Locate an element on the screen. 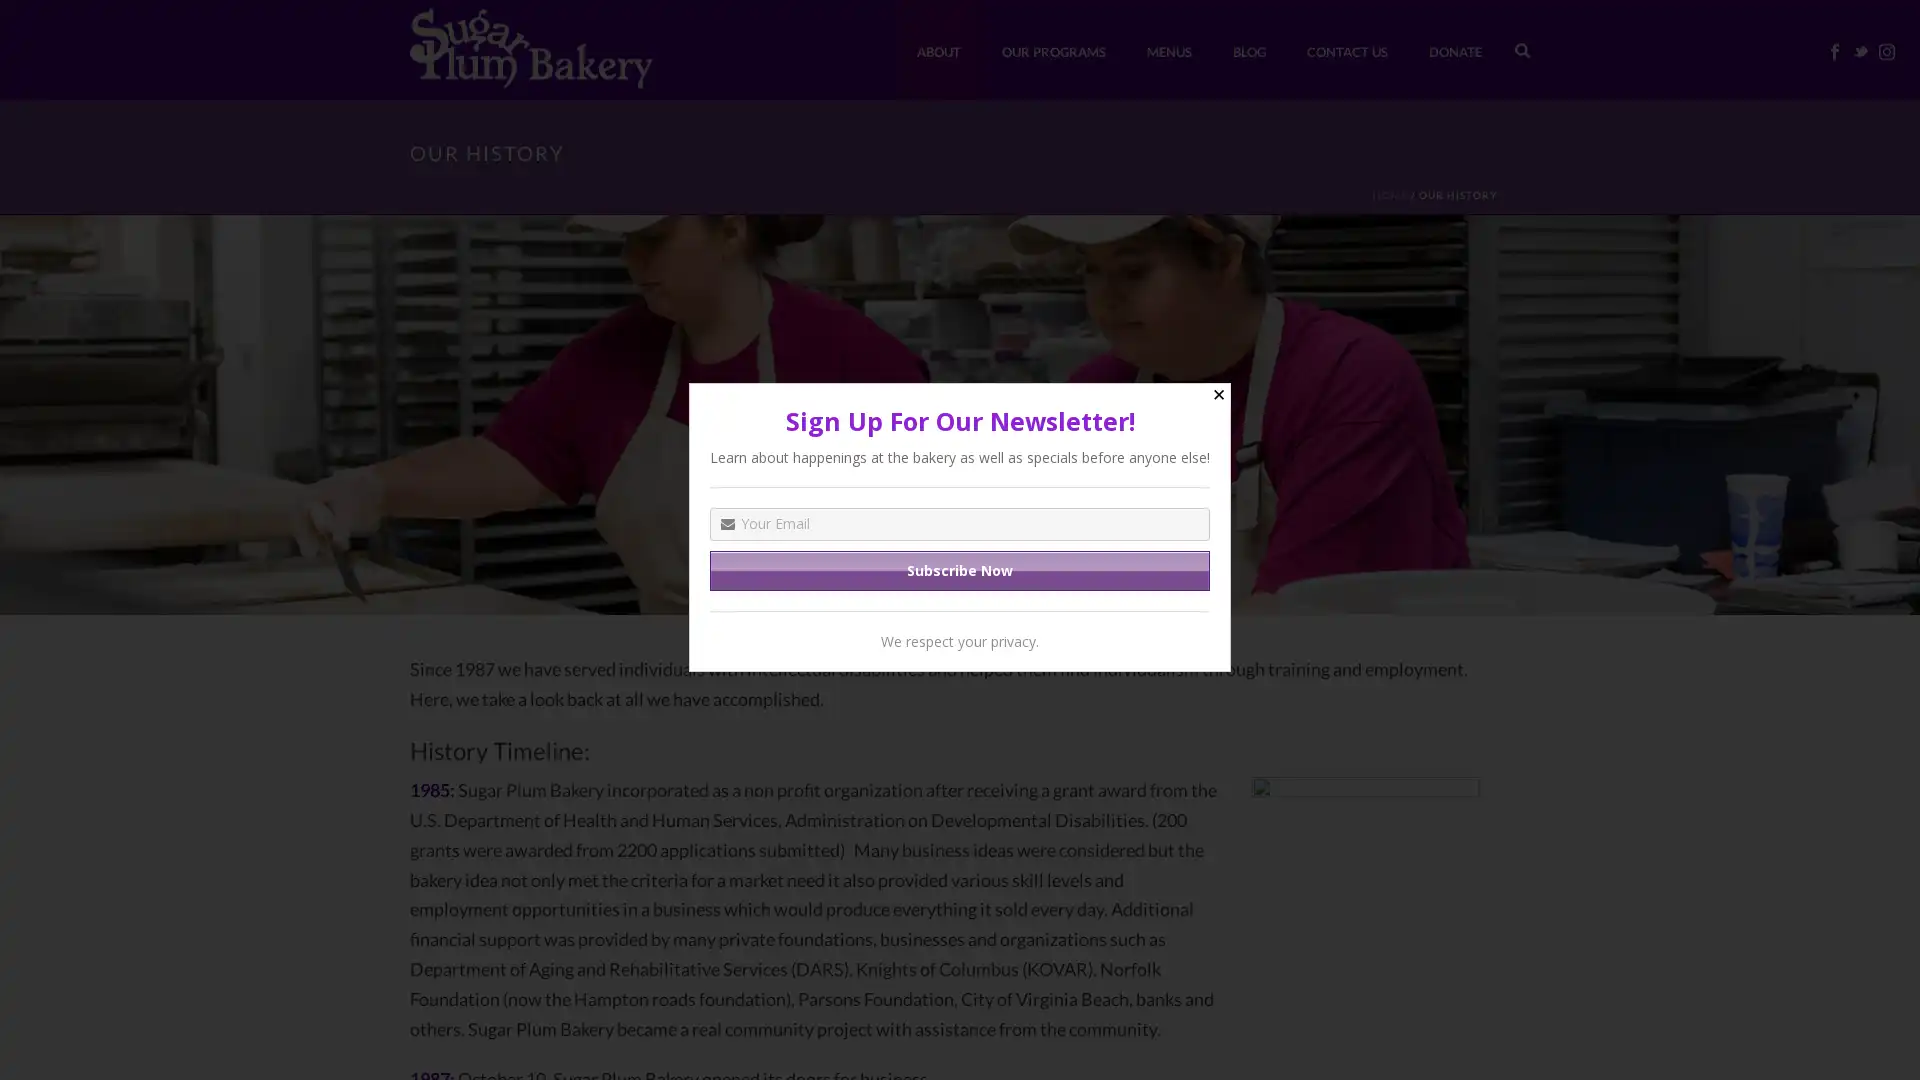  Close is located at coordinates (1217, 395).